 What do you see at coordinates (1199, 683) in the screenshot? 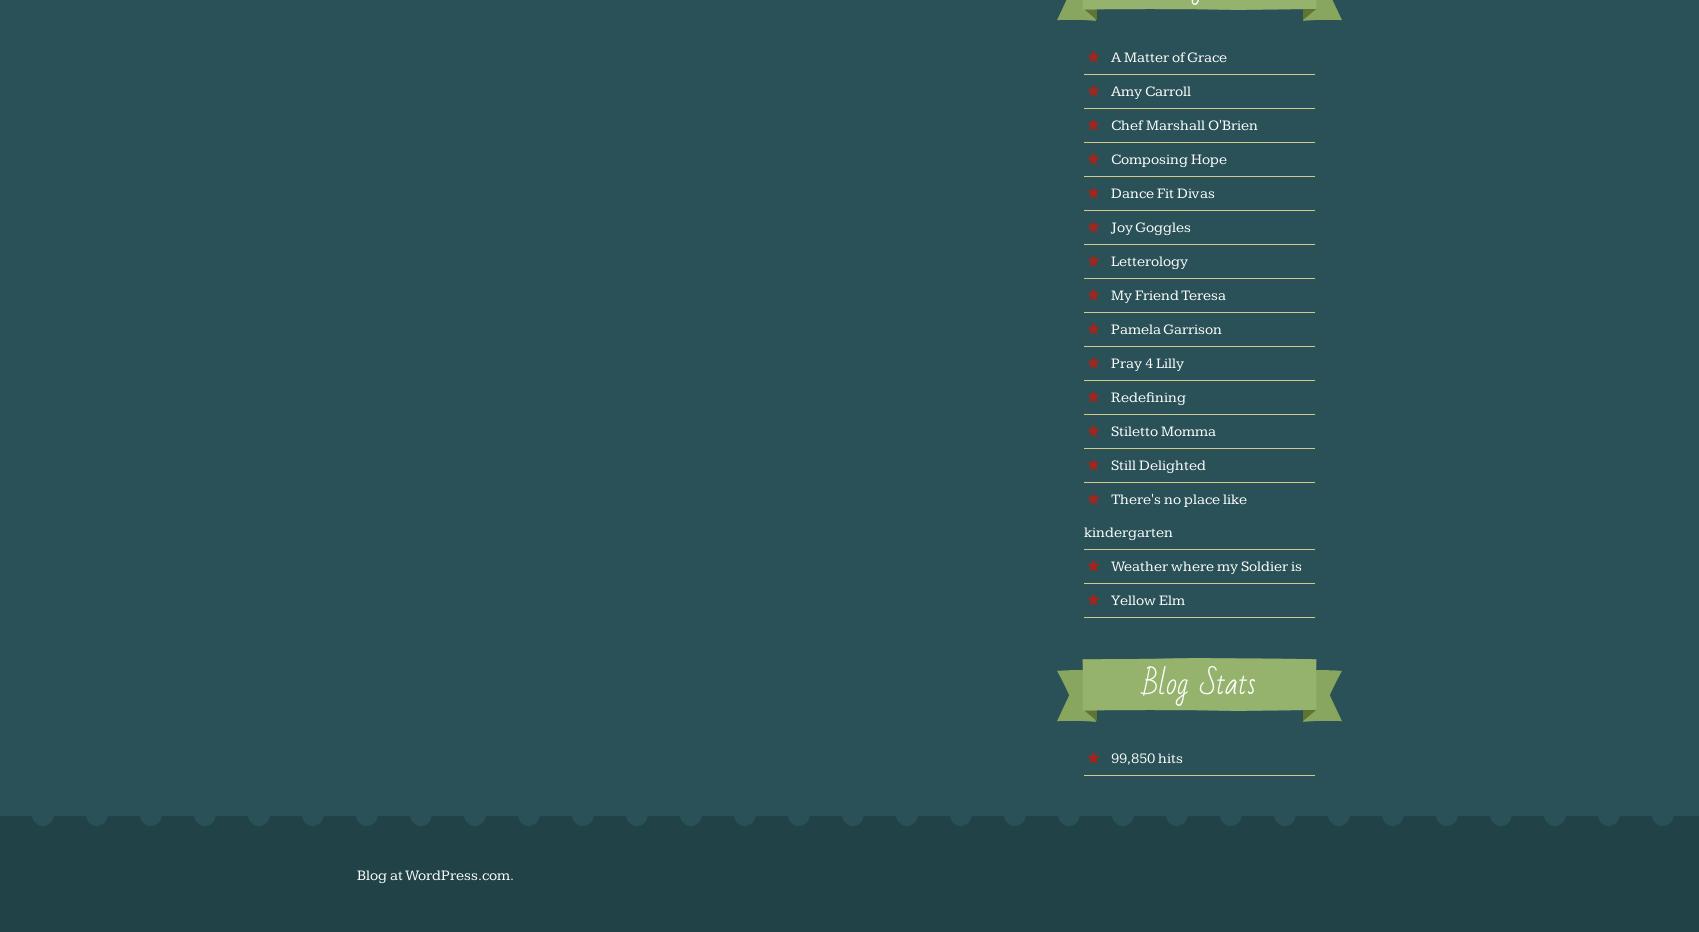
I see `'Blog Stats'` at bounding box center [1199, 683].